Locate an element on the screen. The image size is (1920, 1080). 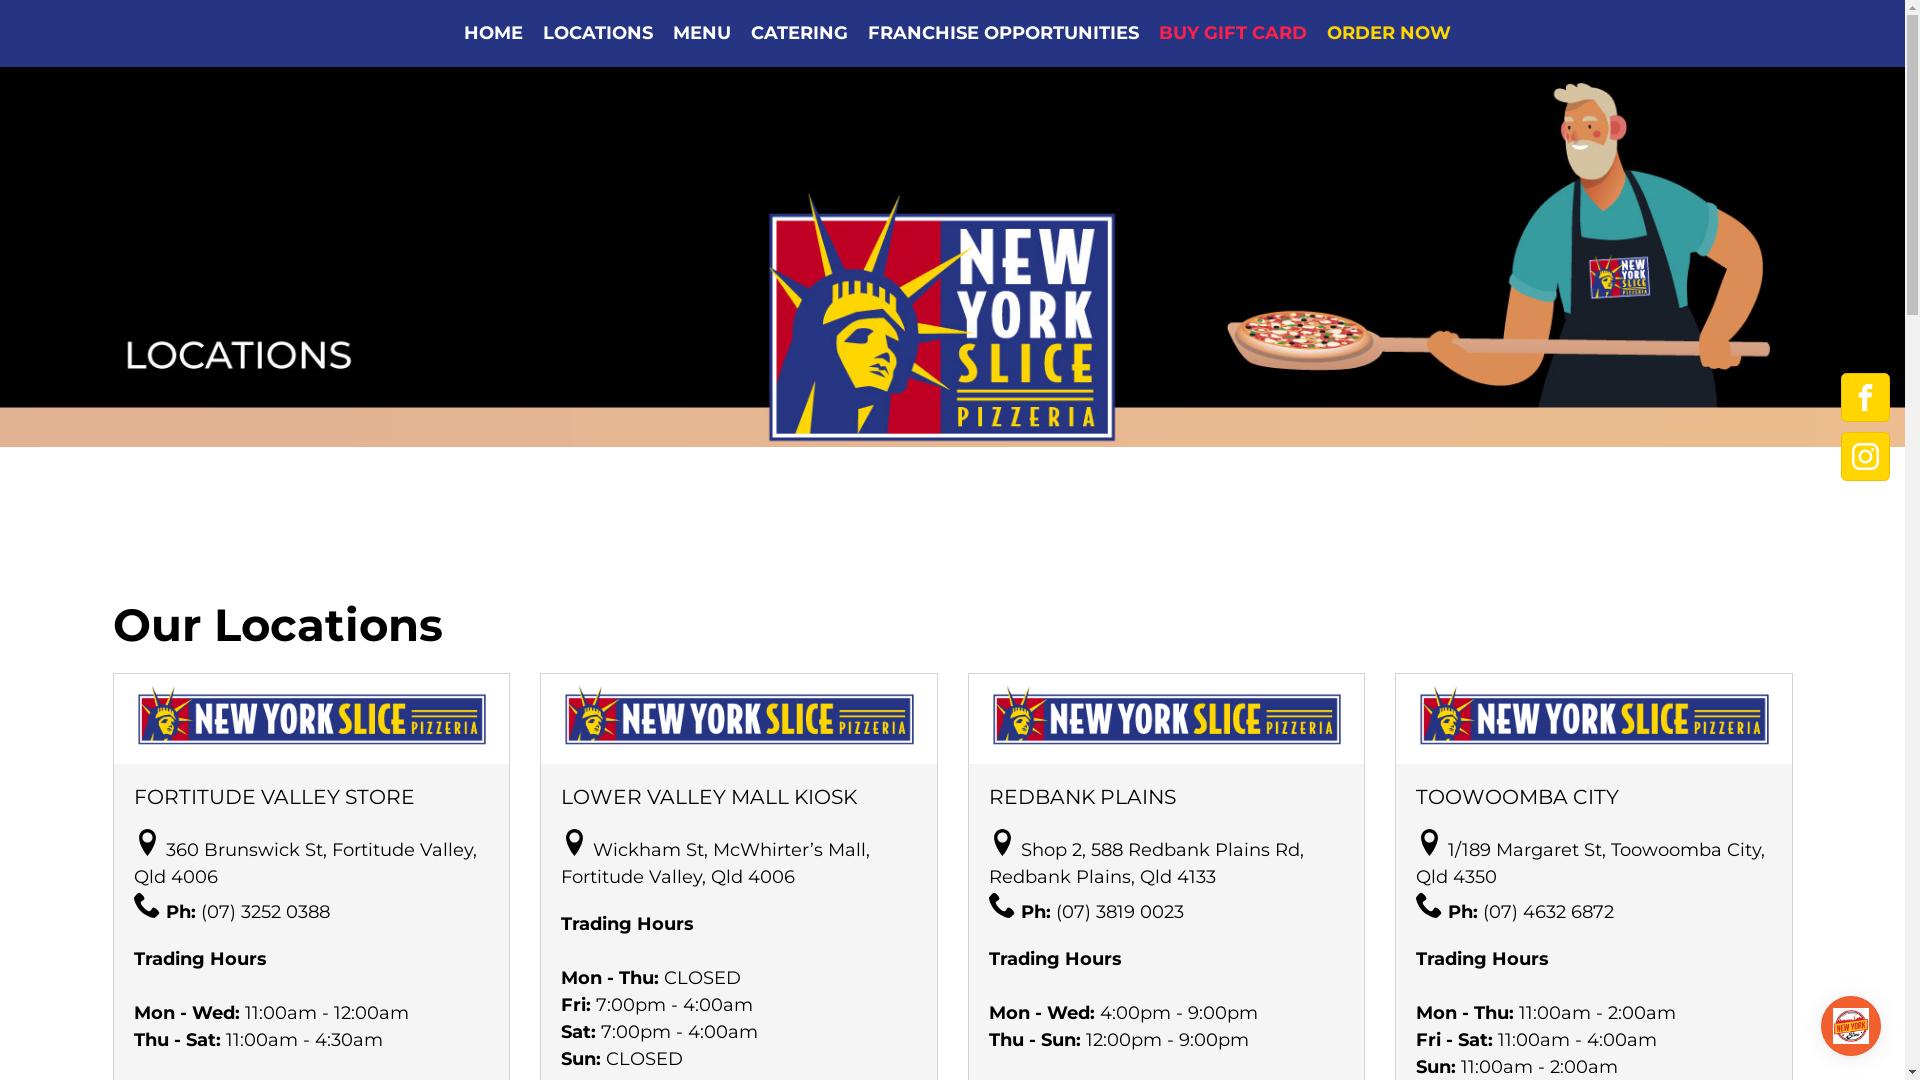
'FRANCHISE OPPORTUNITIES' is located at coordinates (1003, 33).